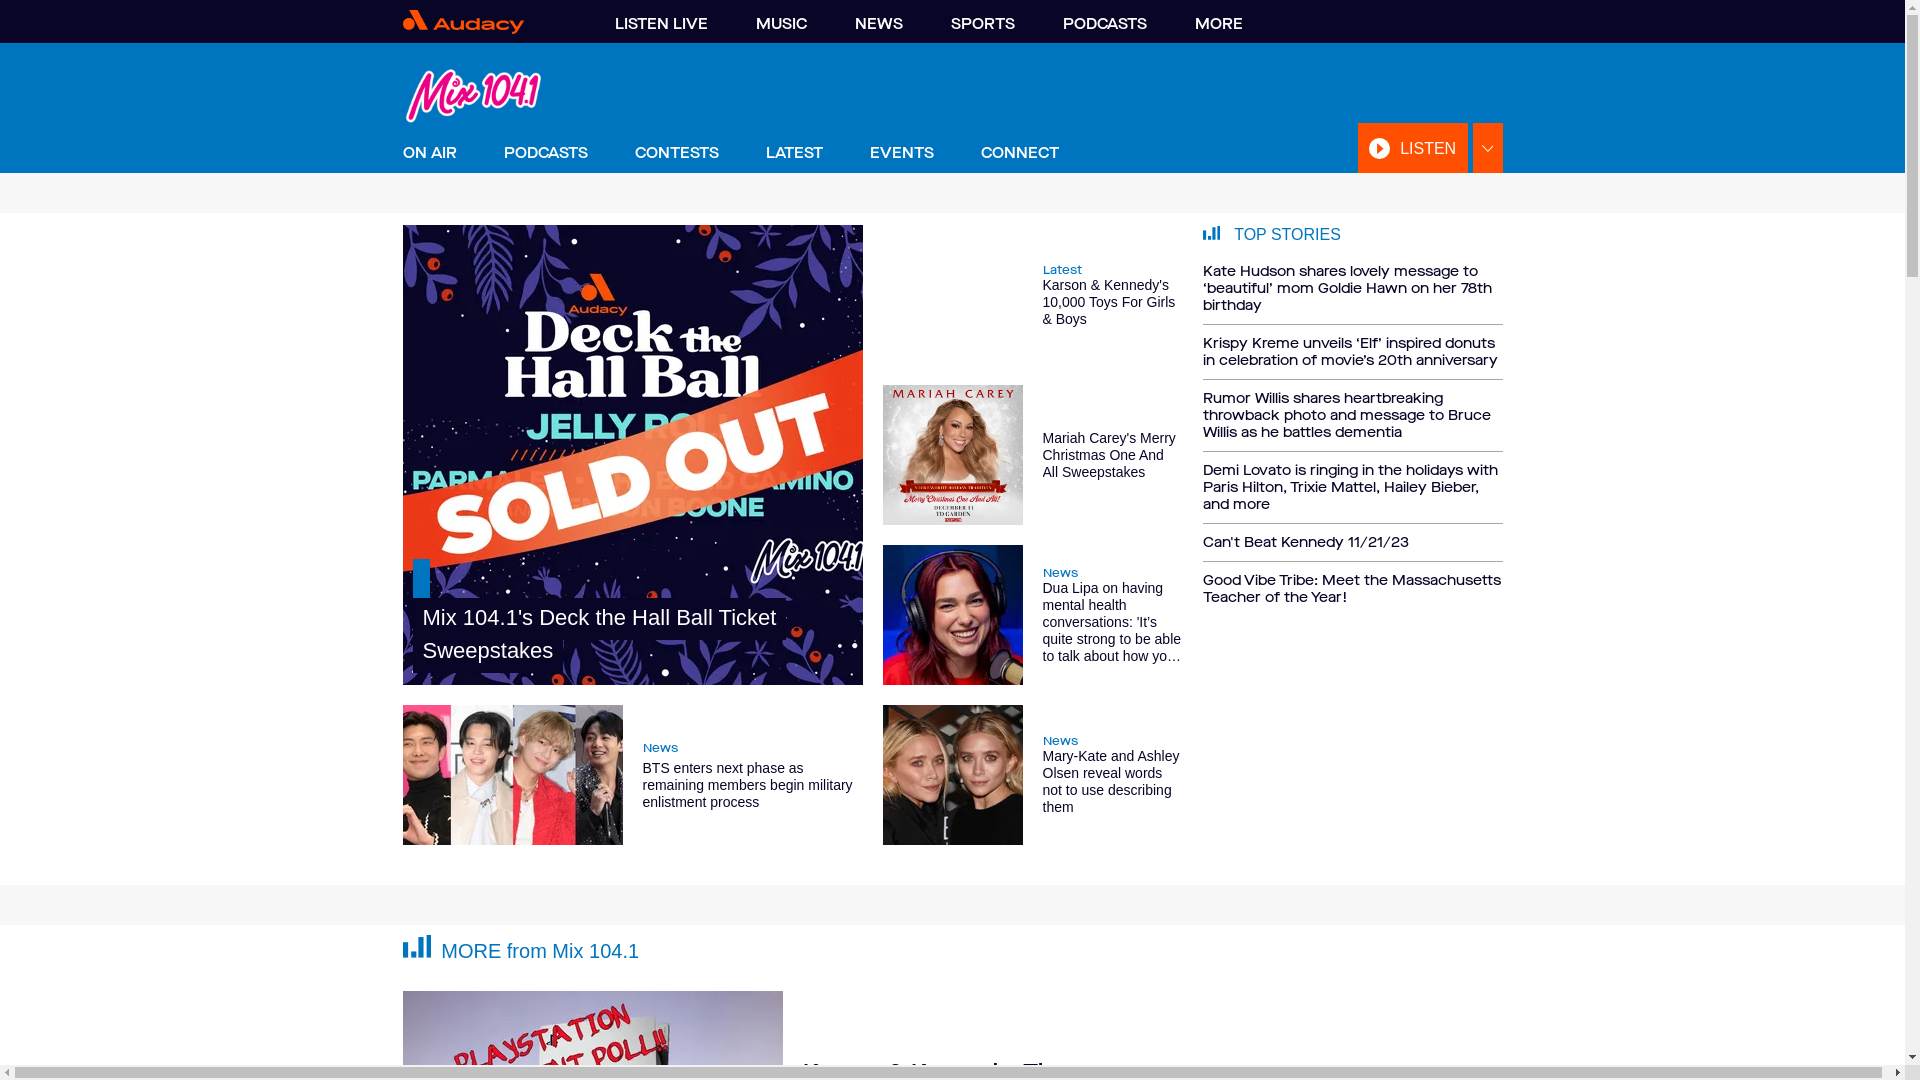  I want to click on 'CONTESTS', so click(632, 152).